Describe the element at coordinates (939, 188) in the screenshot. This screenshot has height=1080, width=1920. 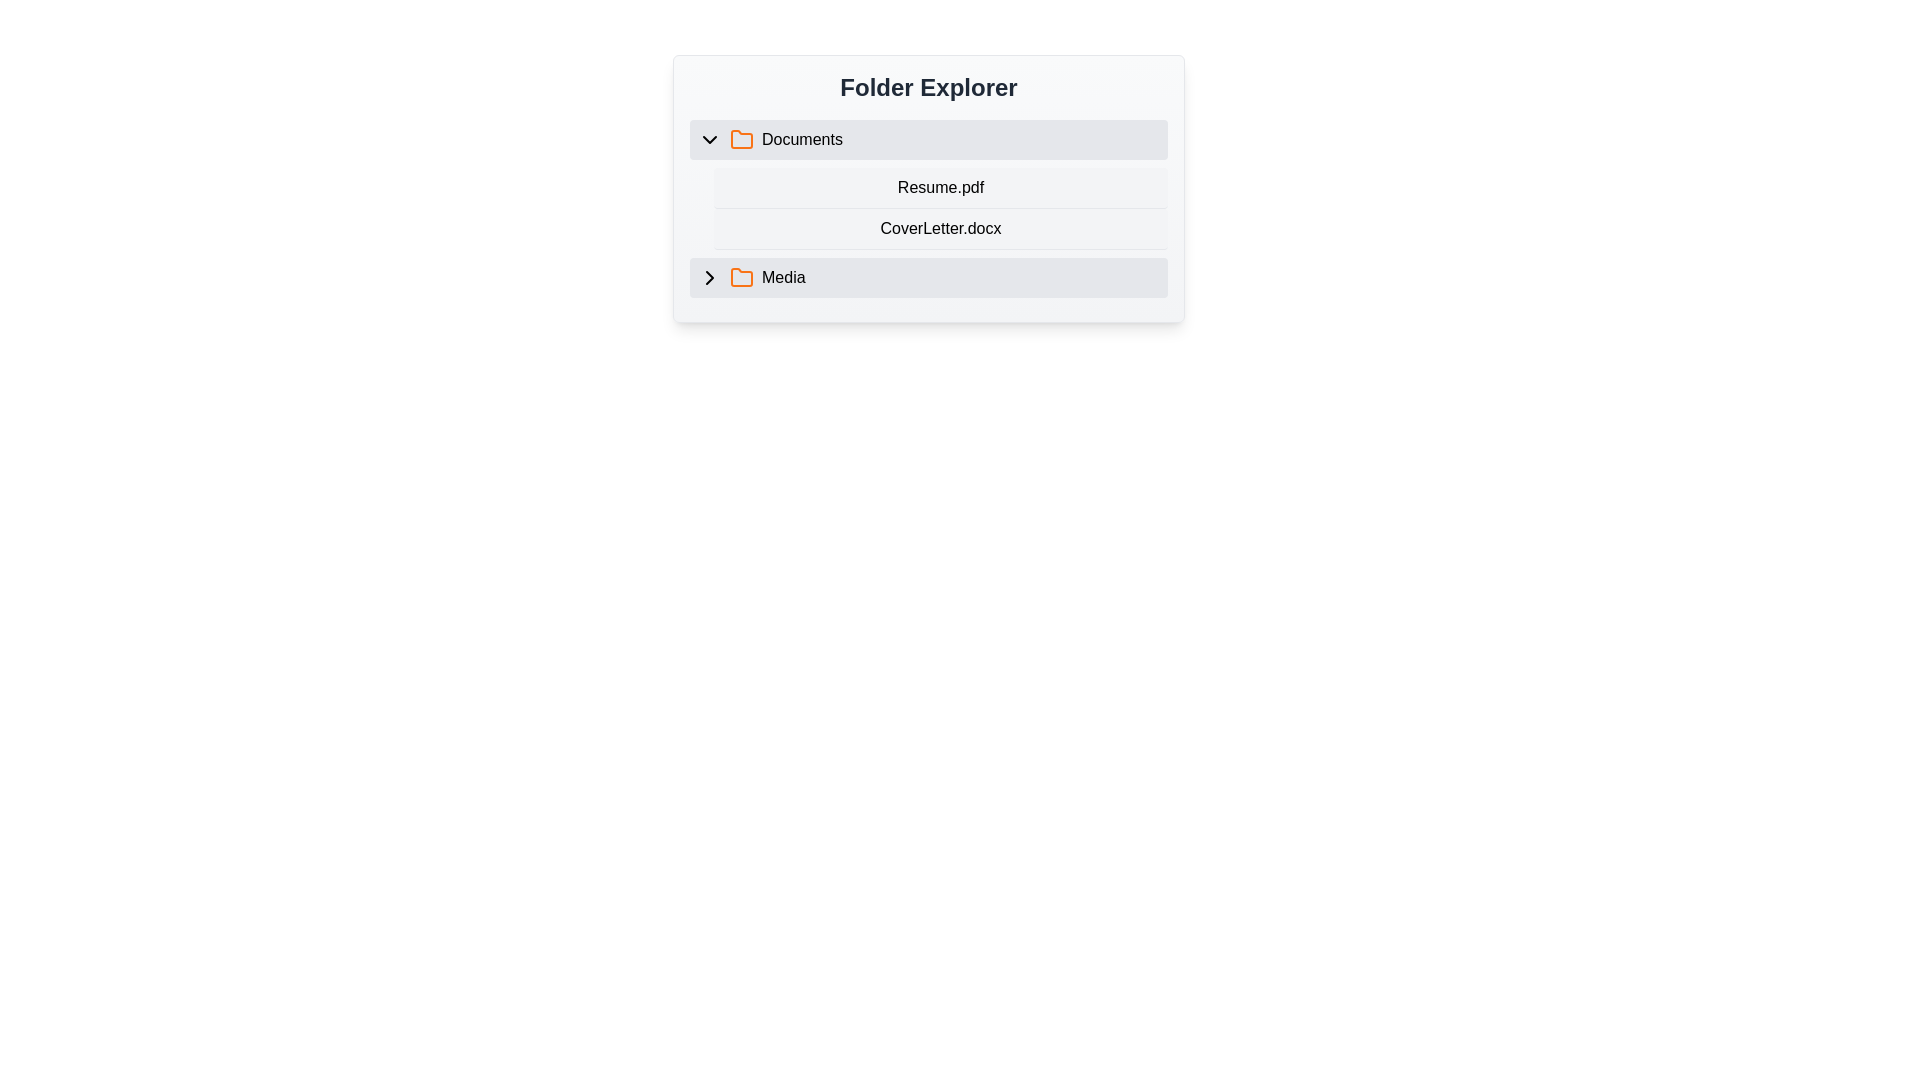
I see `the text label representing the filename` at that location.